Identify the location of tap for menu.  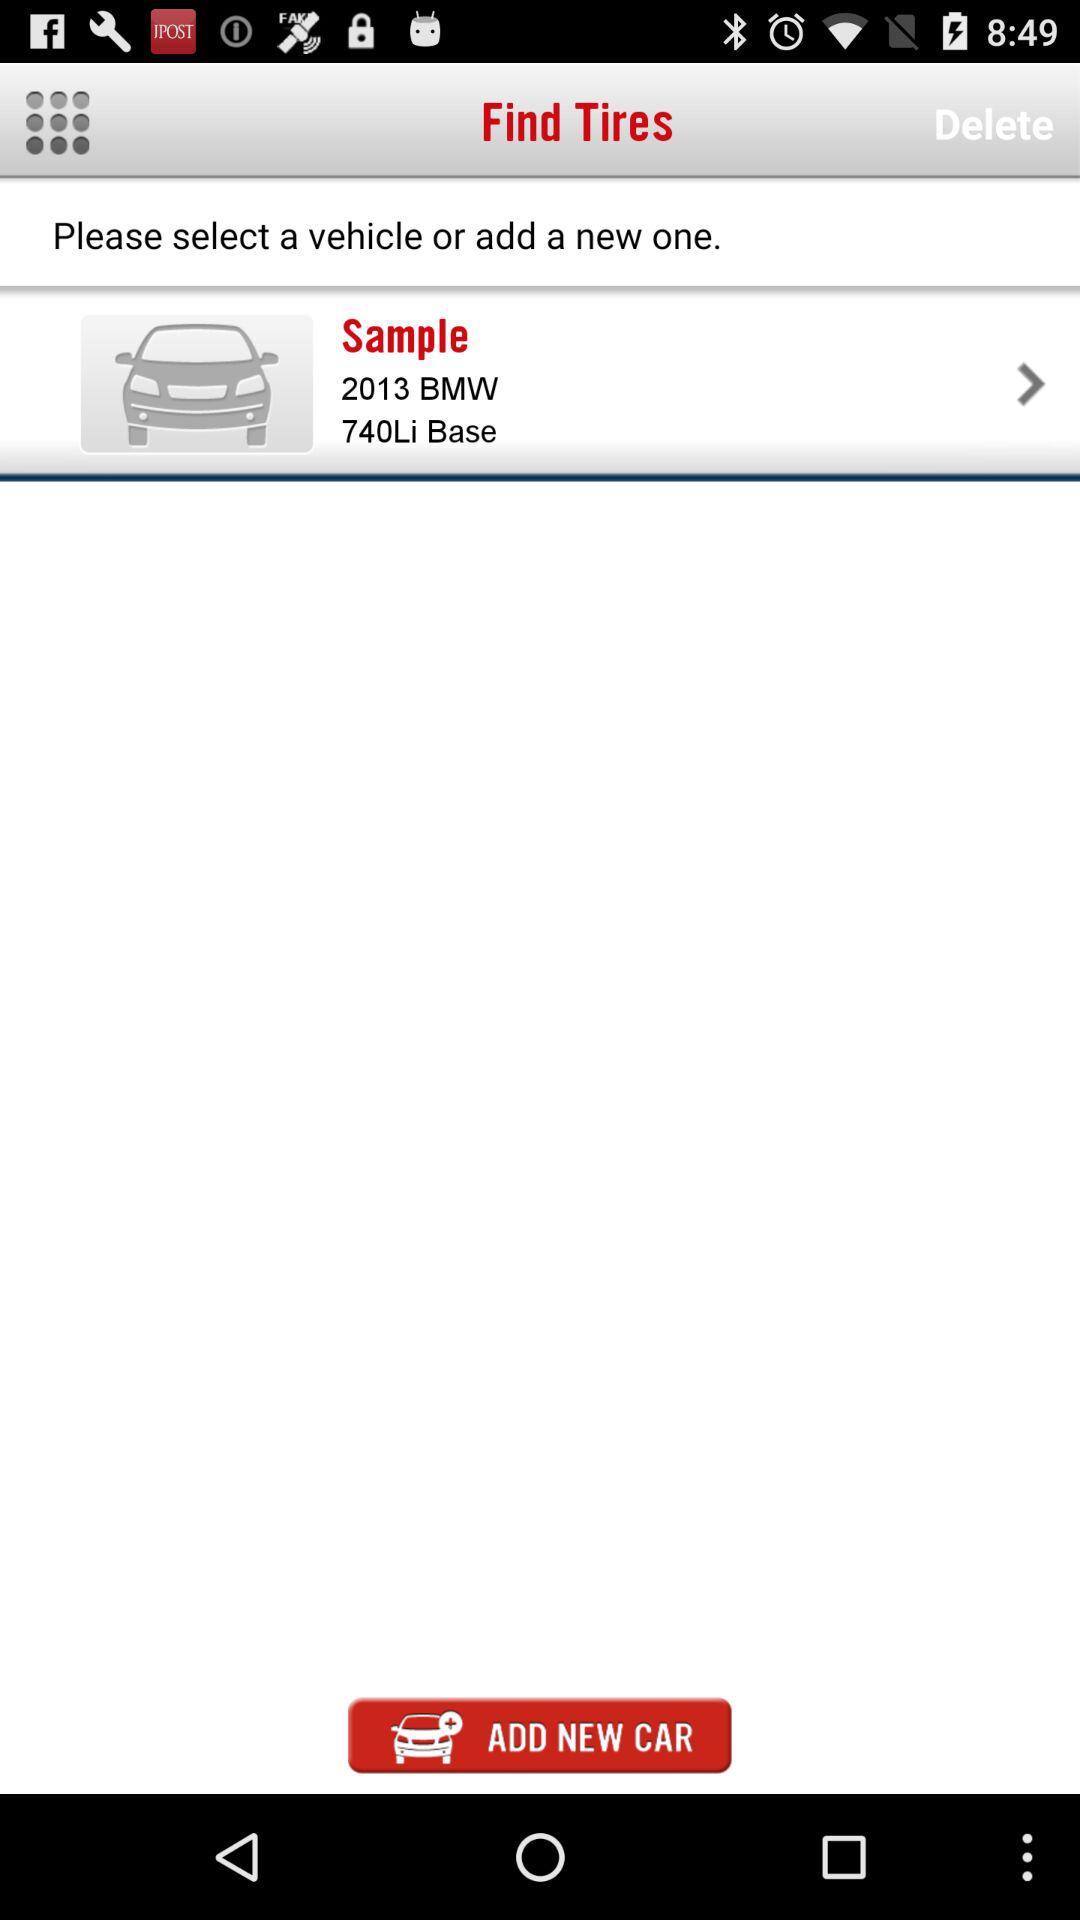
(56, 122).